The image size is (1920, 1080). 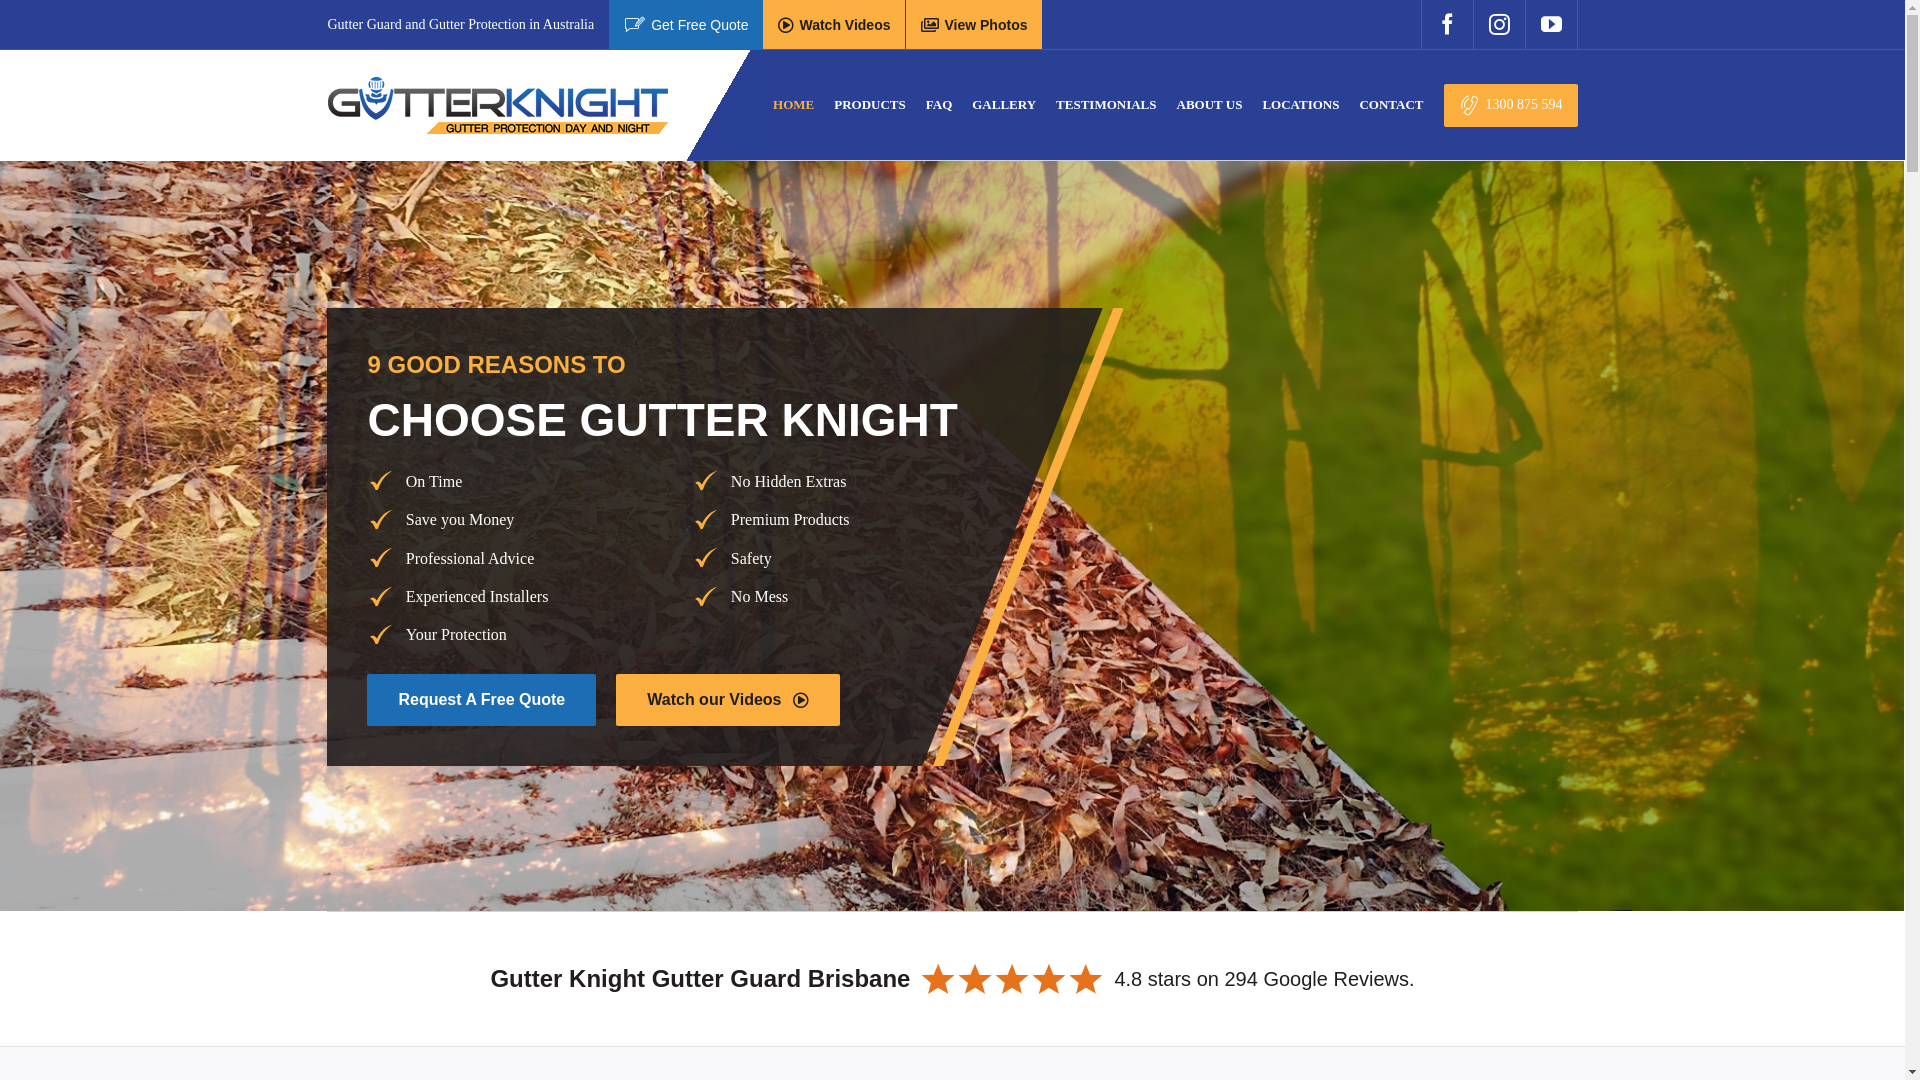 I want to click on 'TESTIMONIALS', so click(x=1055, y=104).